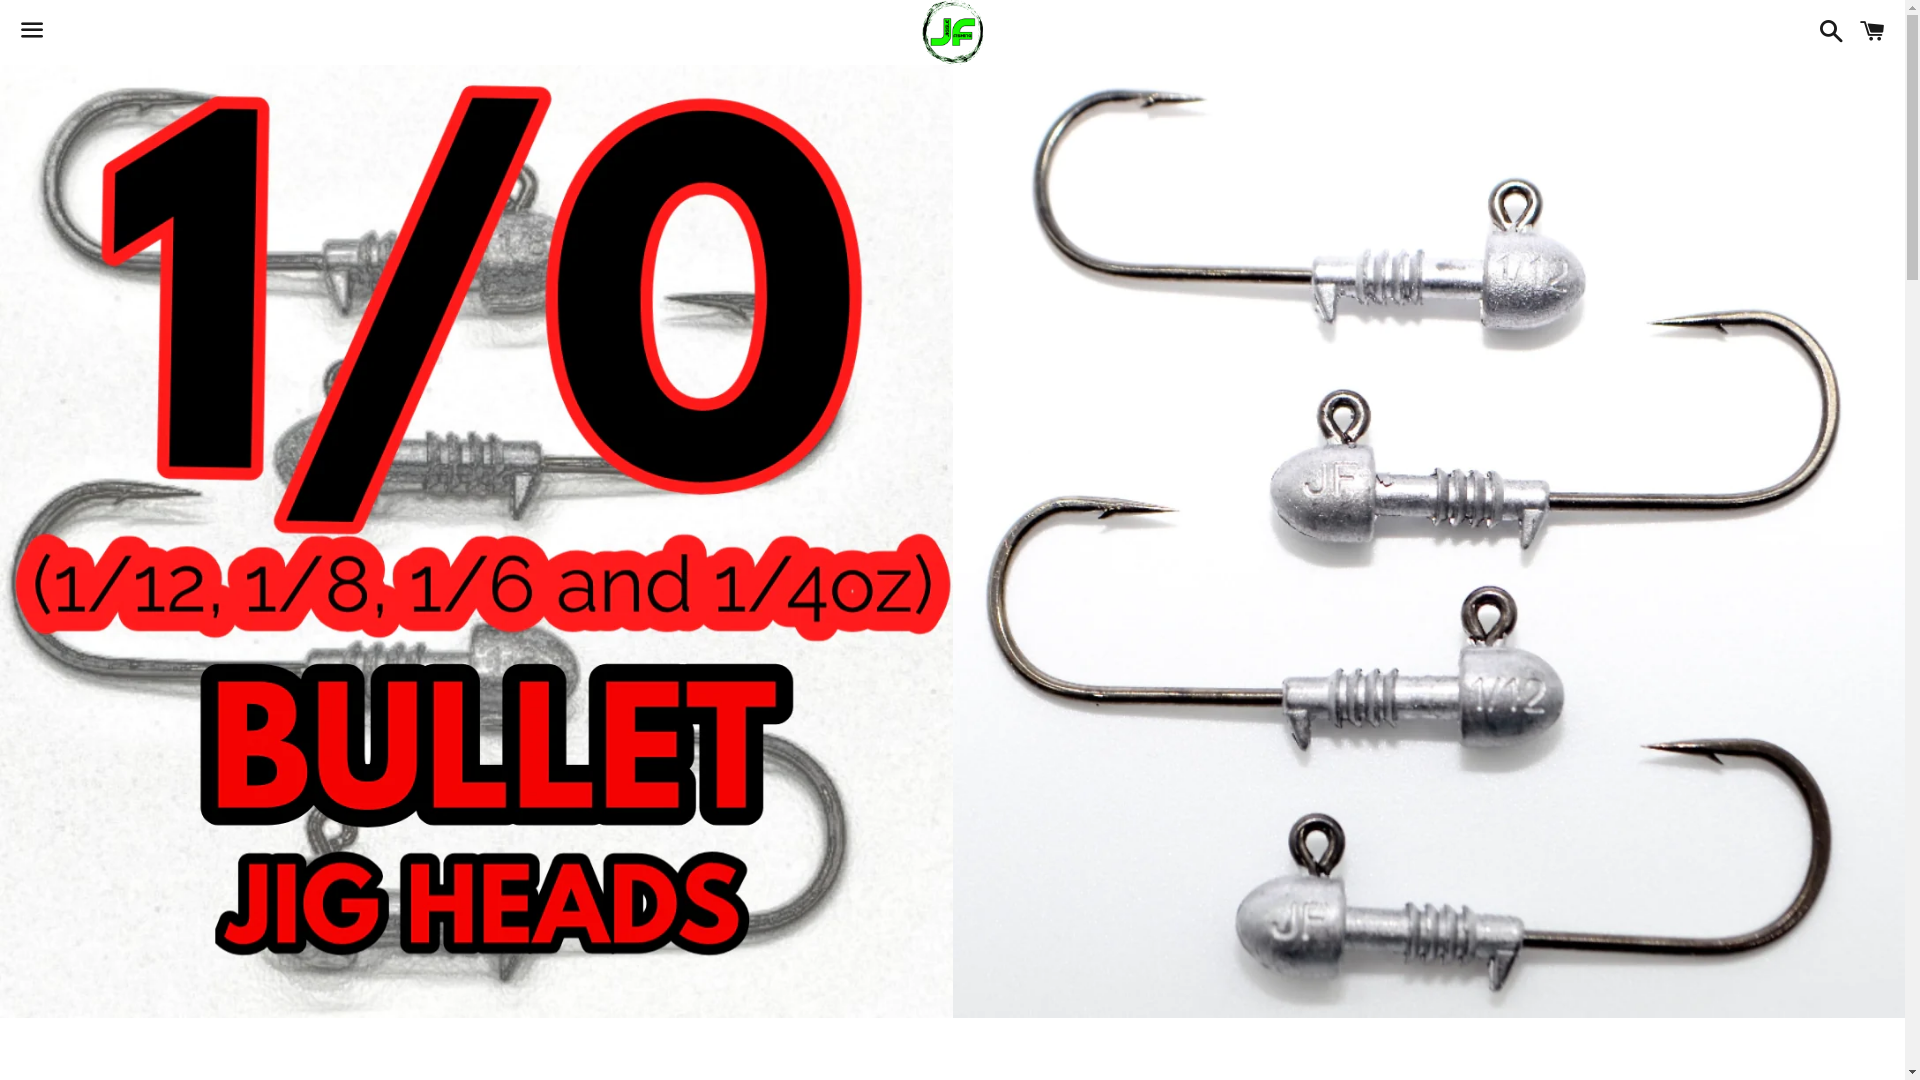 The width and height of the screenshot is (1920, 1080). I want to click on 'Search', so click(1826, 31).